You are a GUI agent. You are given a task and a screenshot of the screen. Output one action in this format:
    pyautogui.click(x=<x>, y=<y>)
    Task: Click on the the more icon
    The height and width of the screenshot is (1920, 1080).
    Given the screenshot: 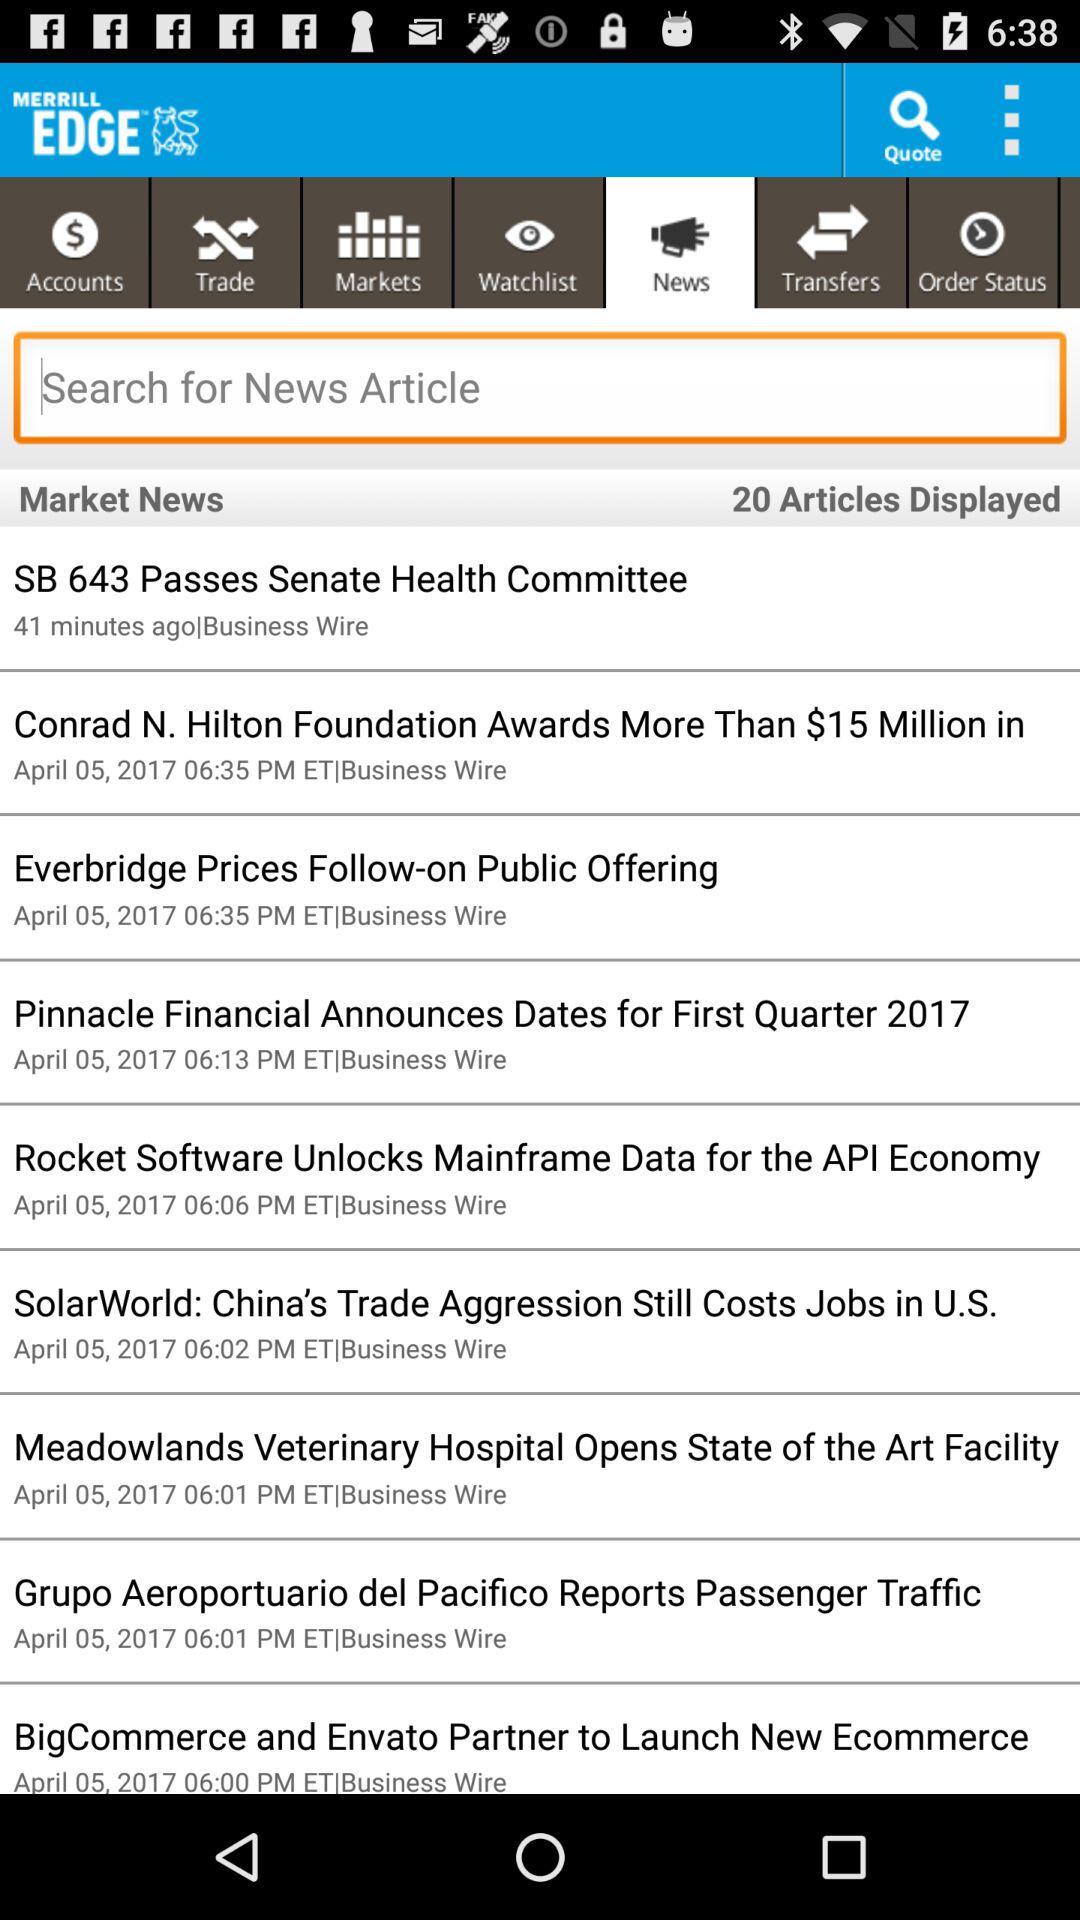 What is the action you would take?
    pyautogui.click(x=1018, y=127)
    